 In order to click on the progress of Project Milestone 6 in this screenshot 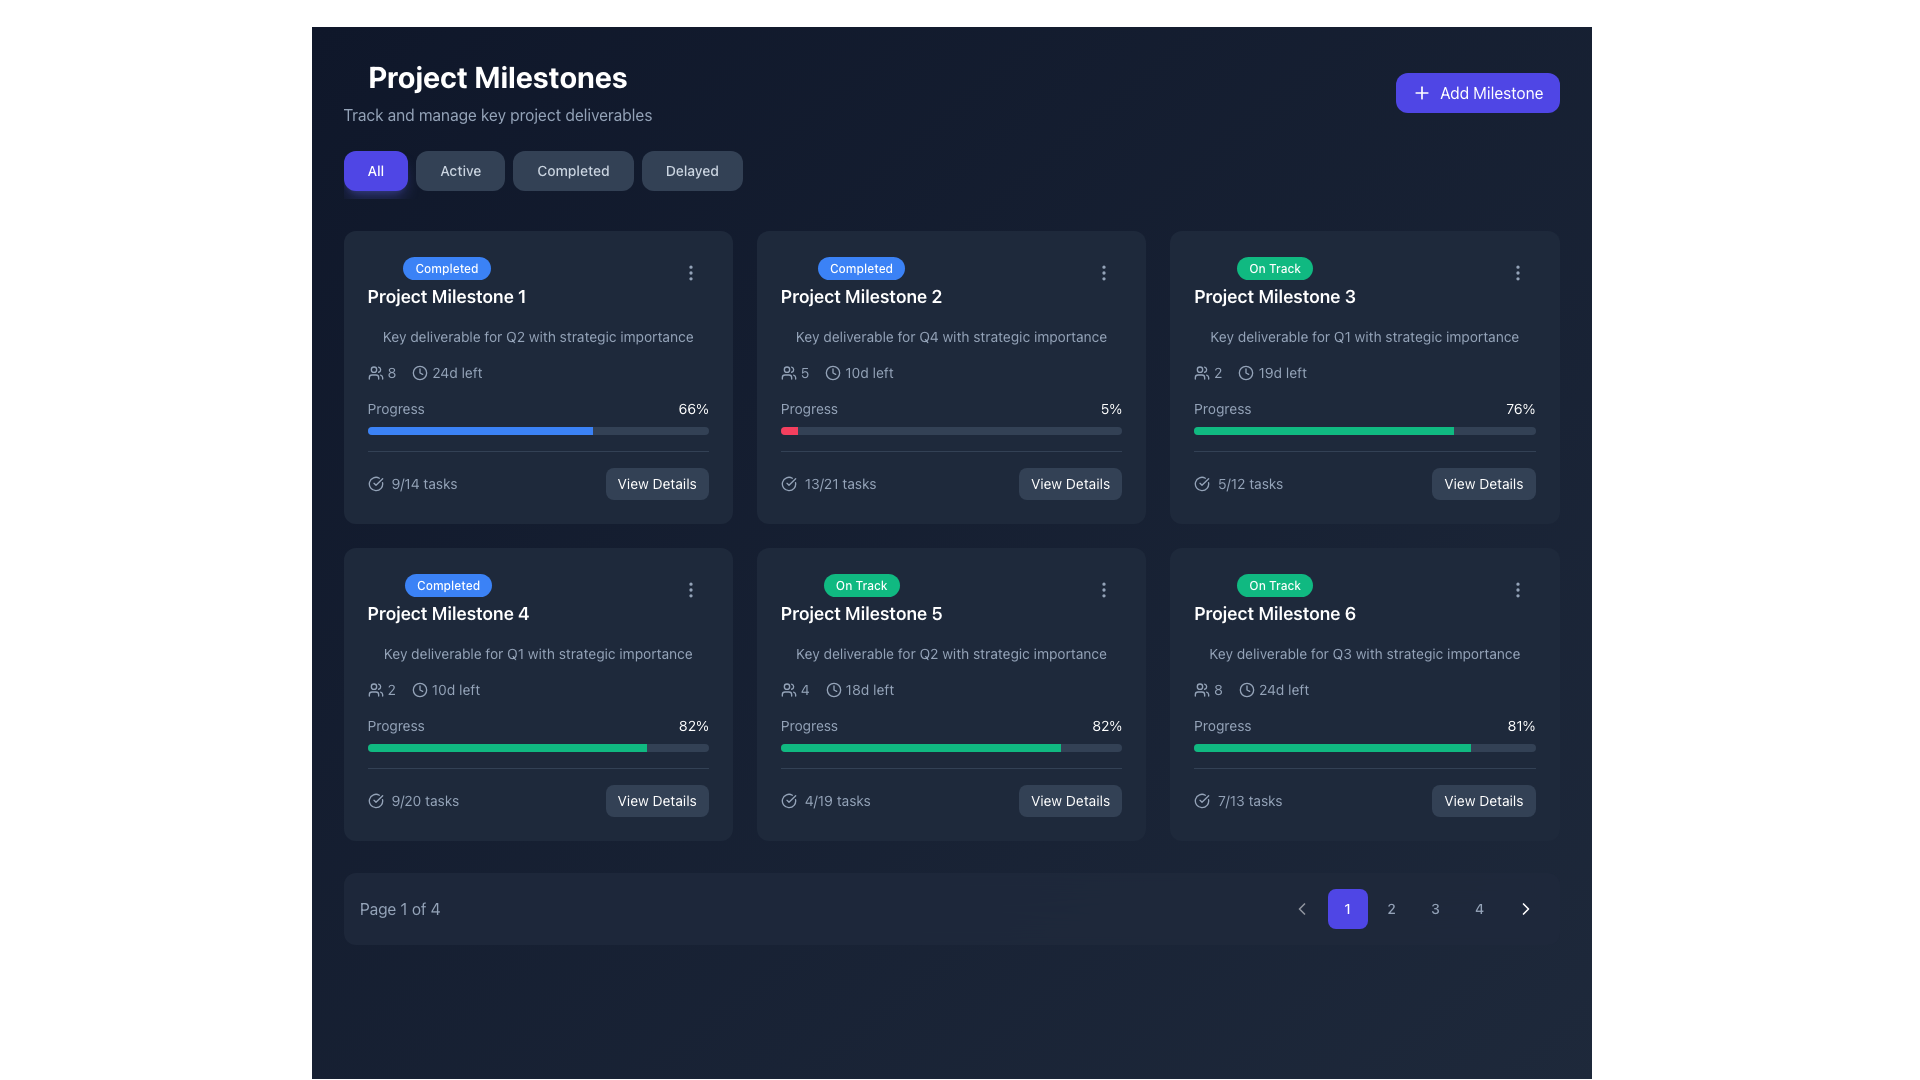, I will do `click(1461, 748)`.